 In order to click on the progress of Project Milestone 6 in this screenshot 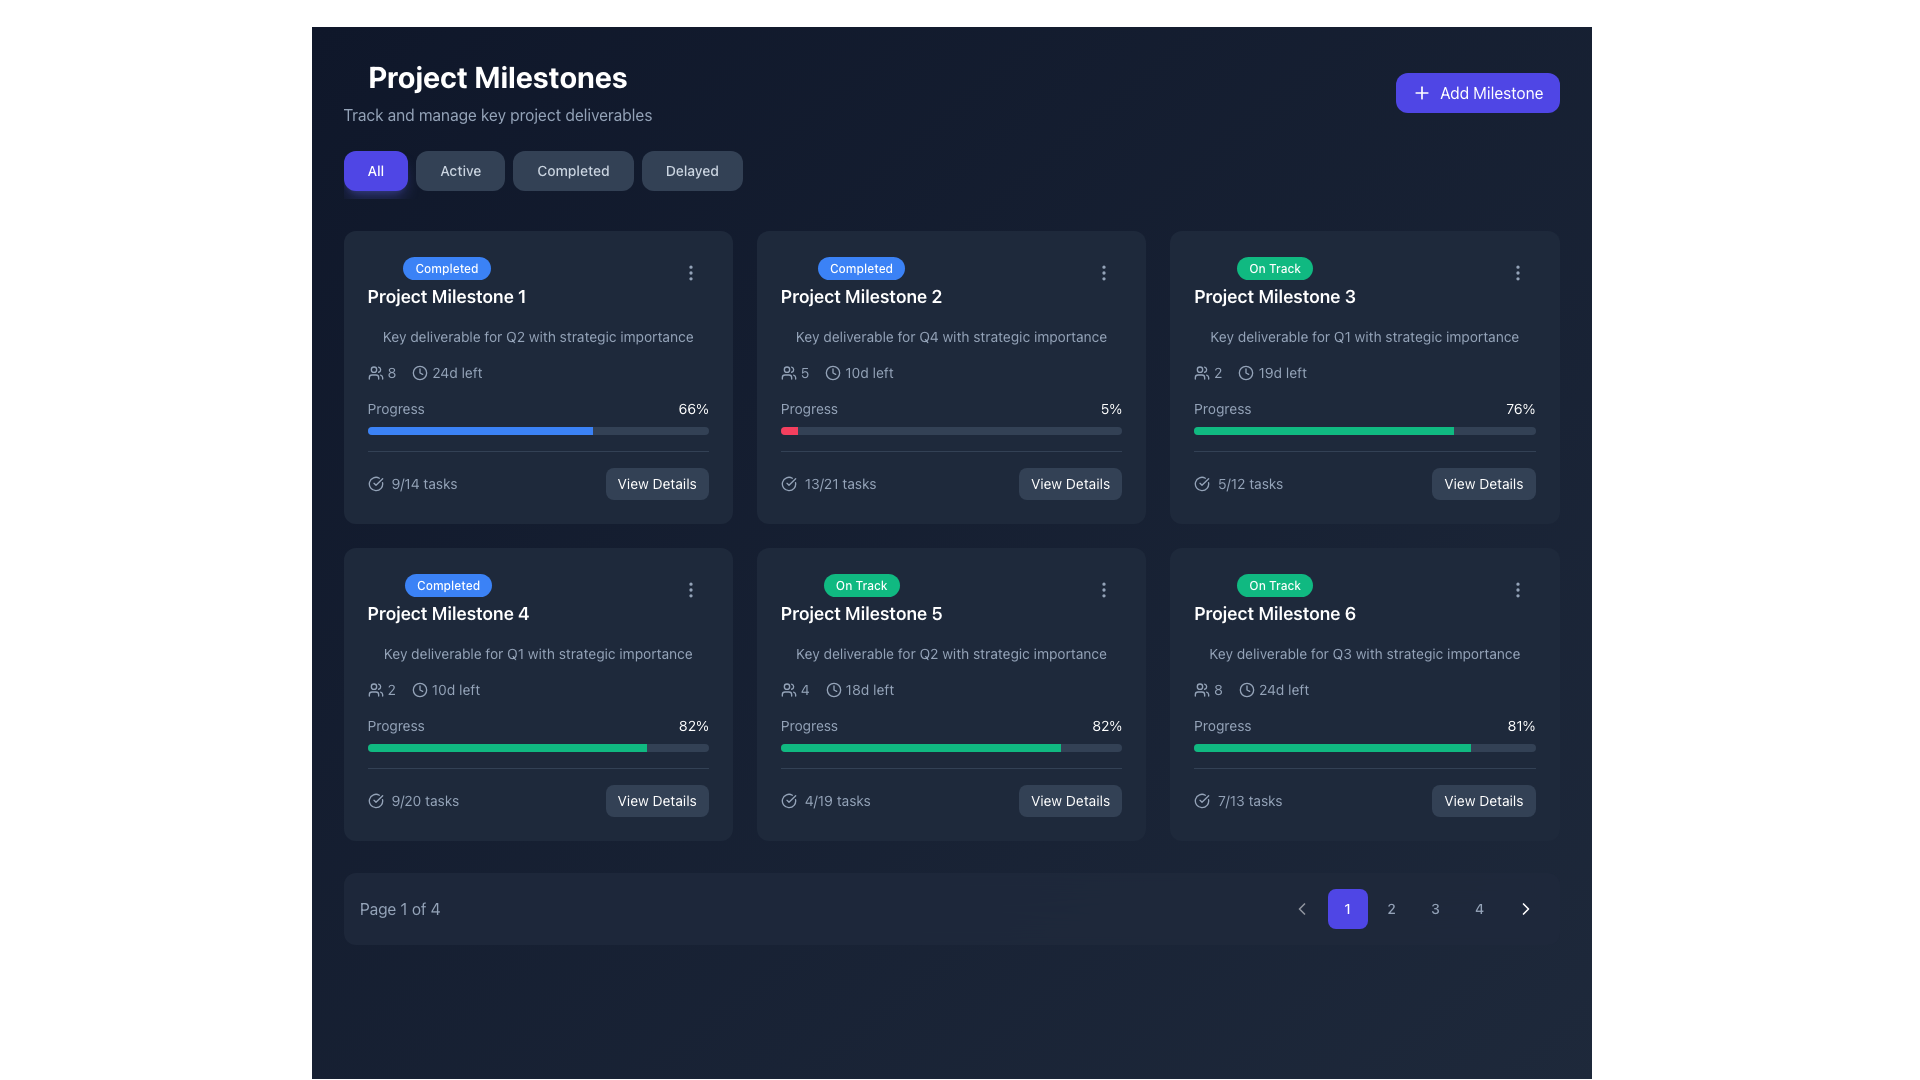, I will do `click(1461, 748)`.